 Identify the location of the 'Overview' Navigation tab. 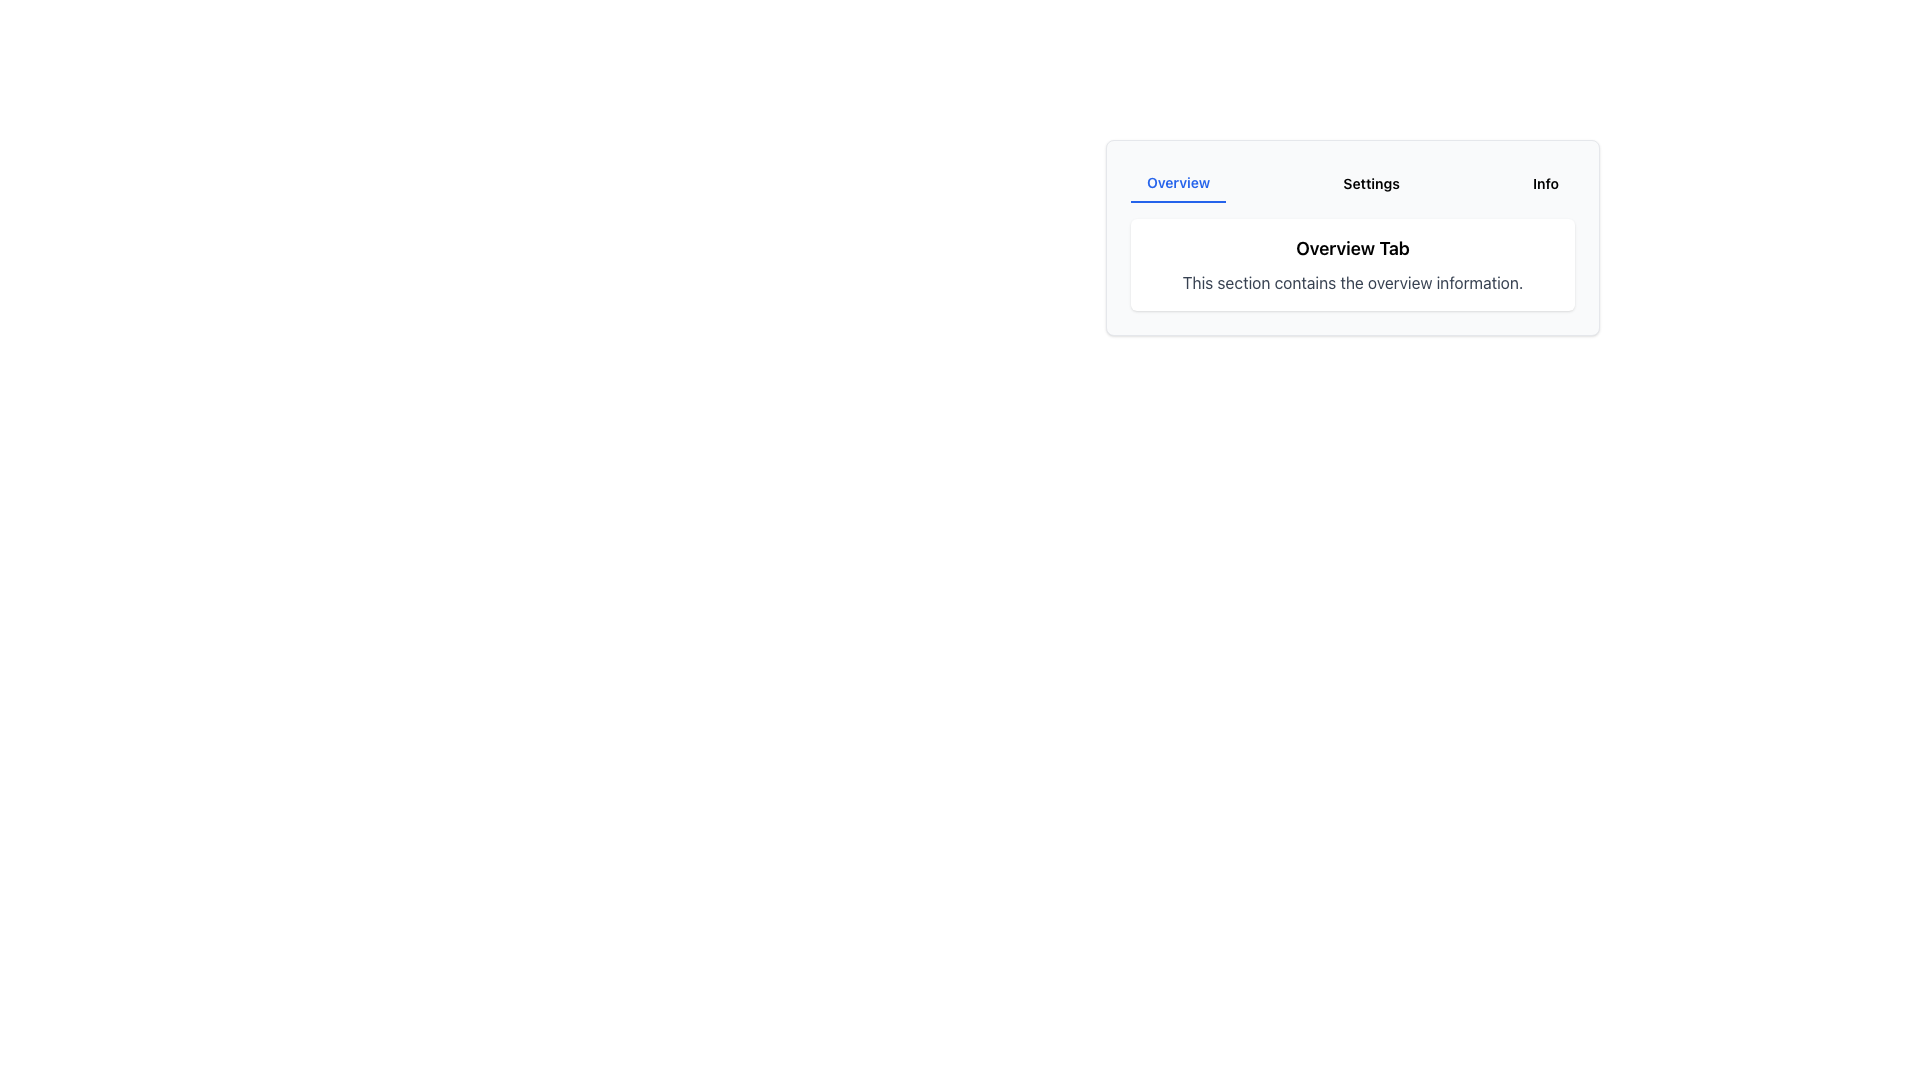
(1178, 184).